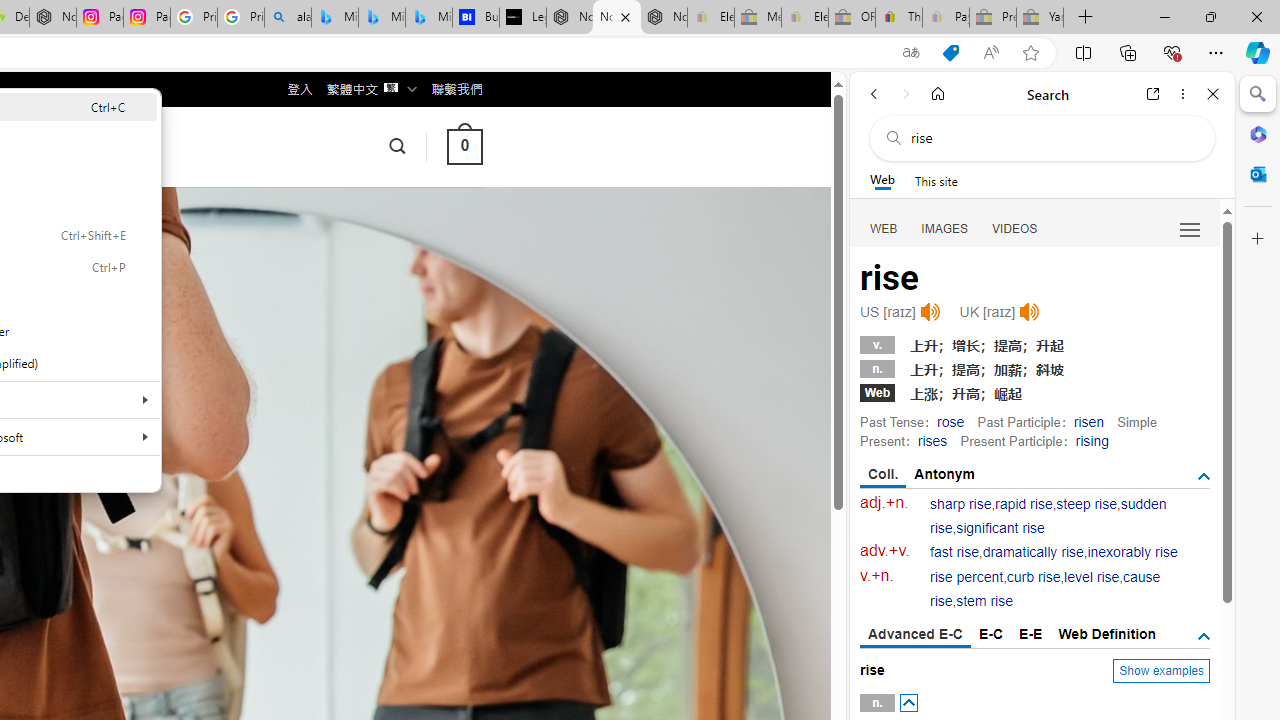 This screenshot has width=1280, height=720. What do you see at coordinates (954, 552) in the screenshot?
I see `'fast rise'` at bounding box center [954, 552].